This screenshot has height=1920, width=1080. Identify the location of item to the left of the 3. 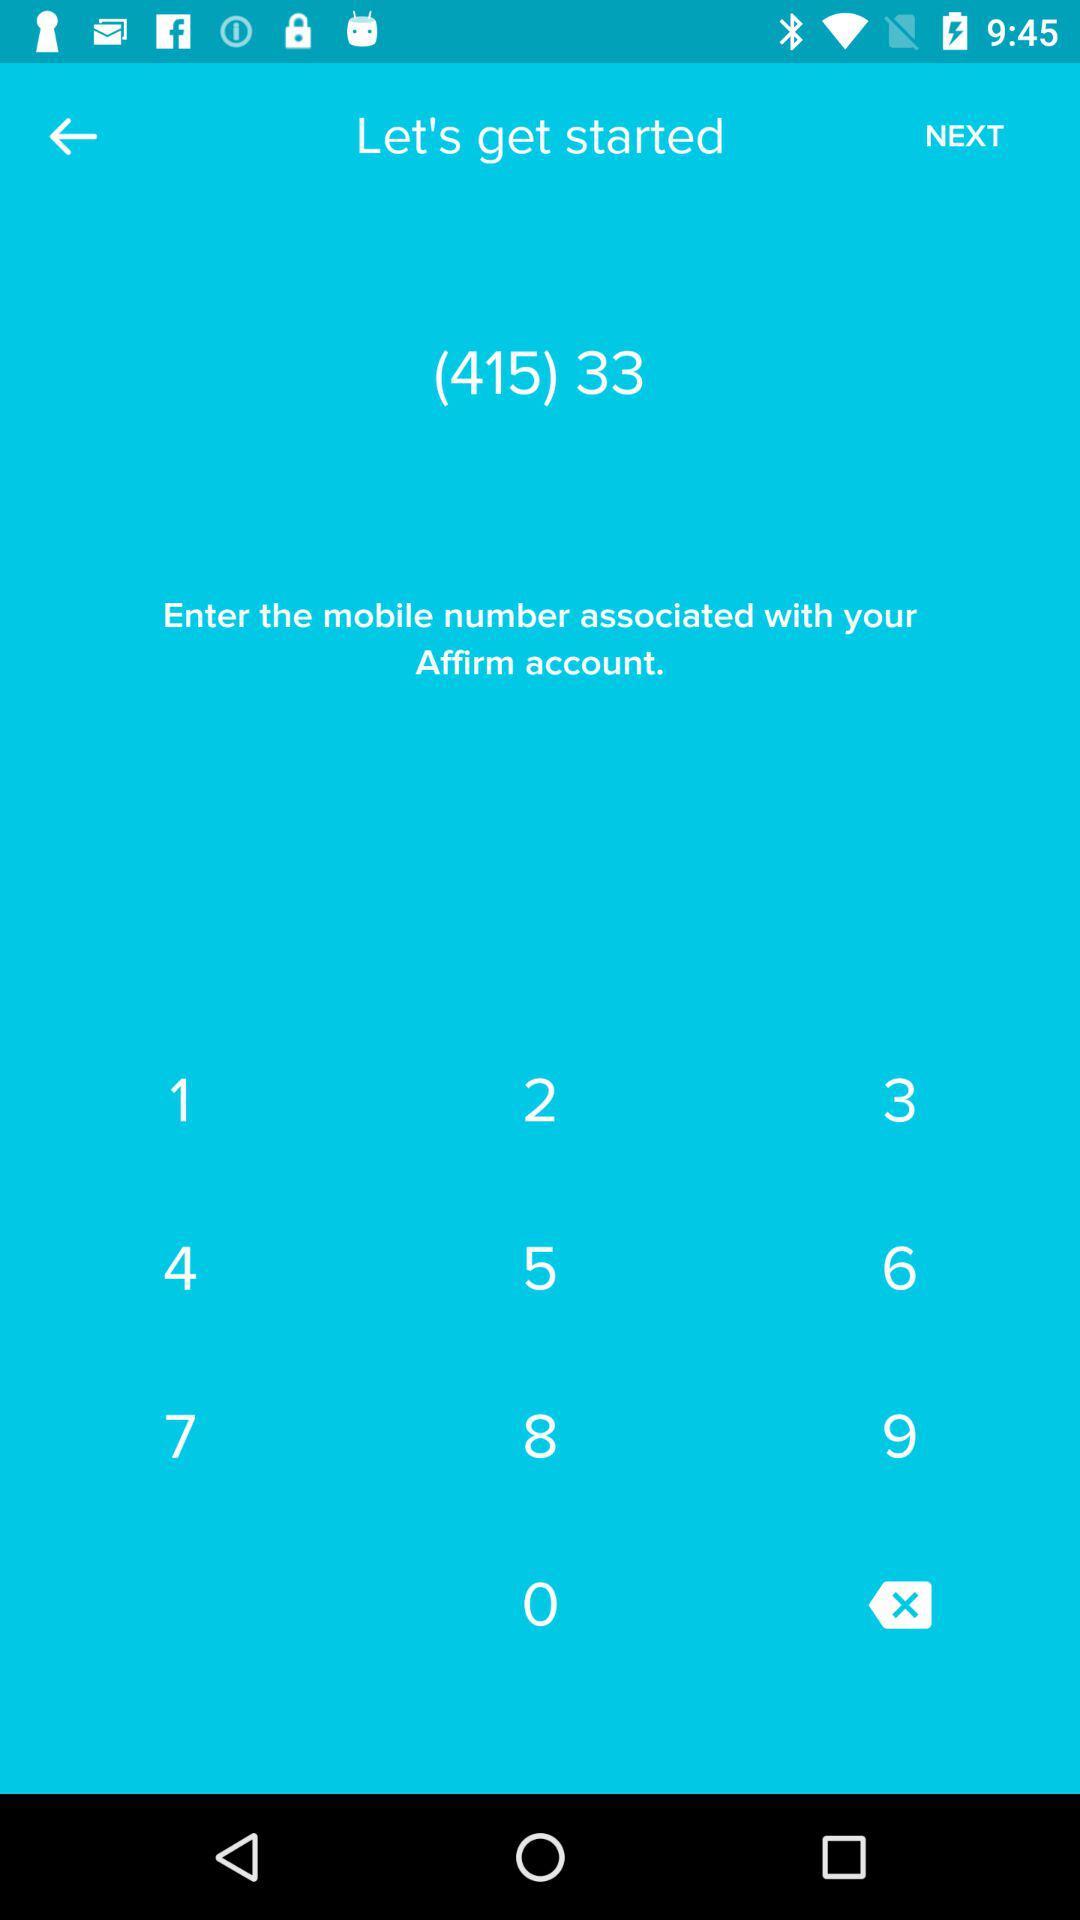
(540, 1267).